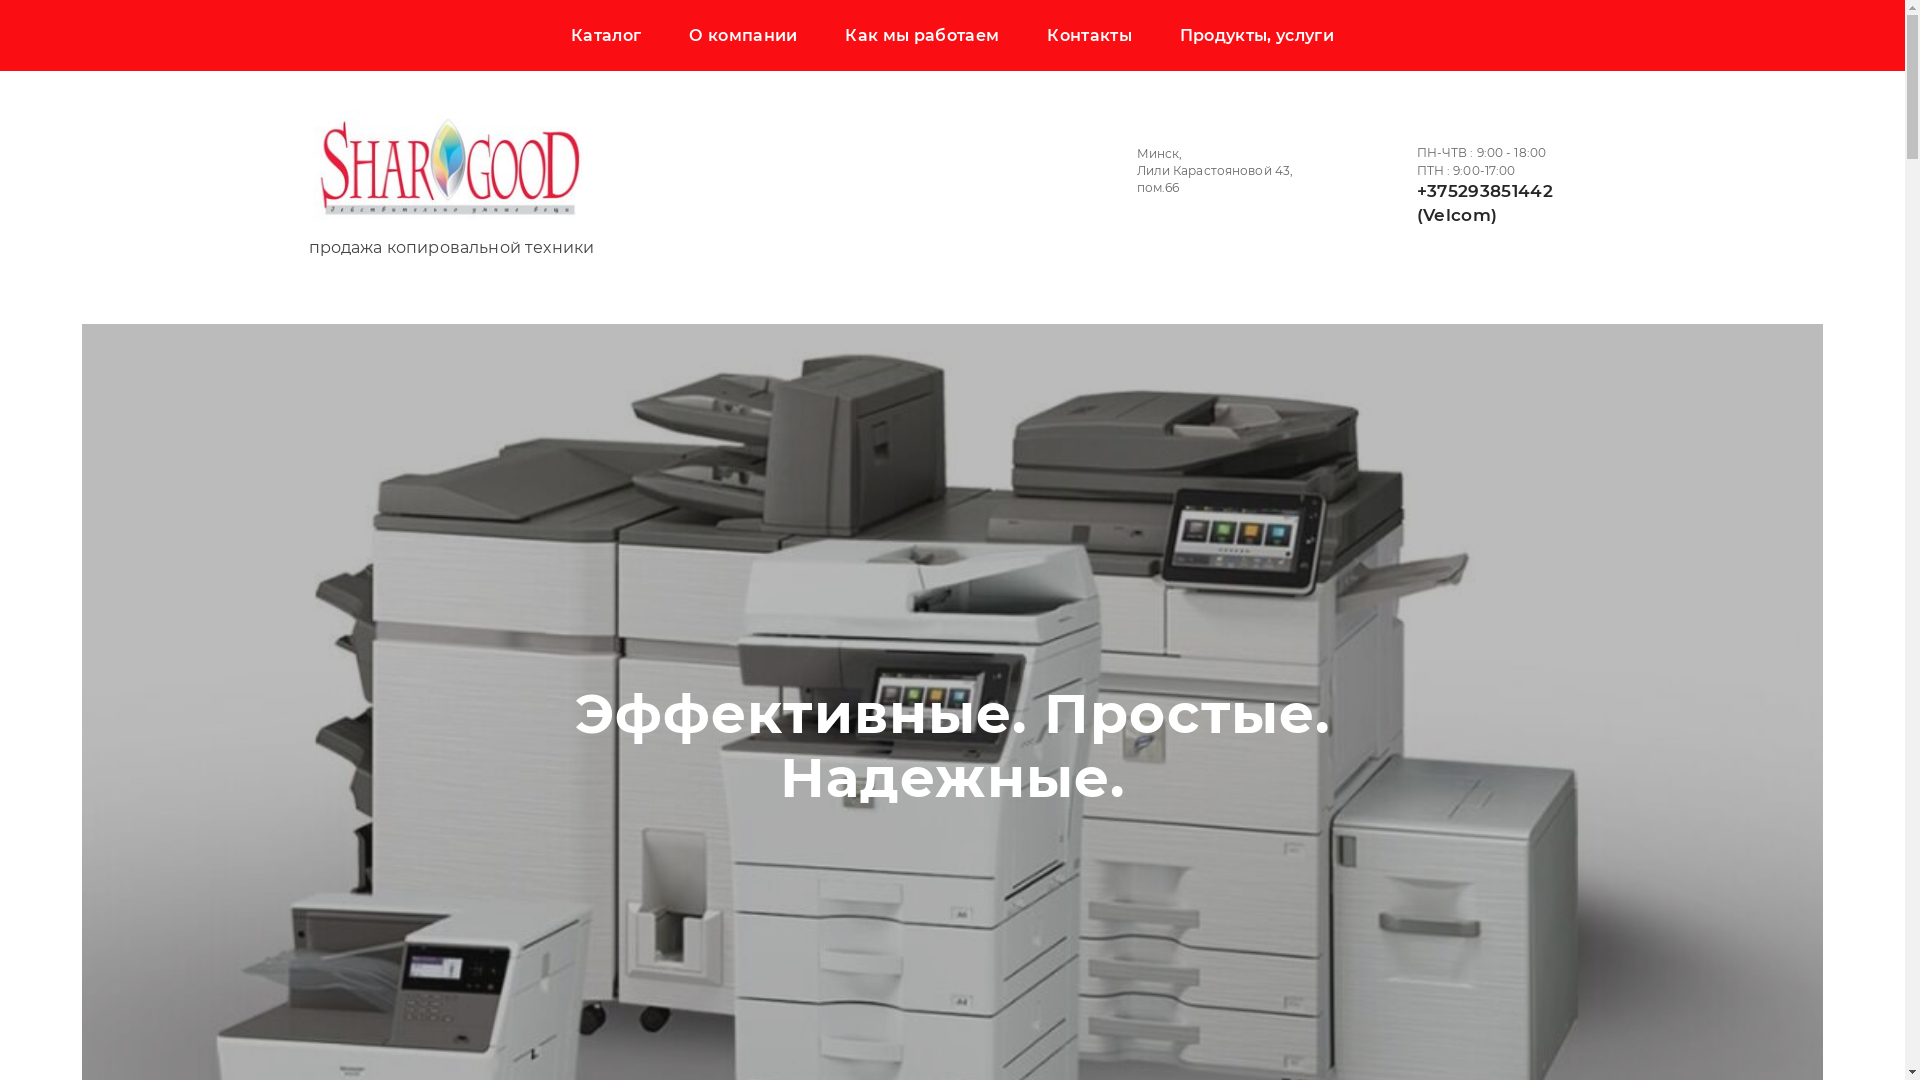 The height and width of the screenshot is (1080, 1920). What do you see at coordinates (1483, 203) in the screenshot?
I see `'+375293851442 (Velcom)'` at bounding box center [1483, 203].